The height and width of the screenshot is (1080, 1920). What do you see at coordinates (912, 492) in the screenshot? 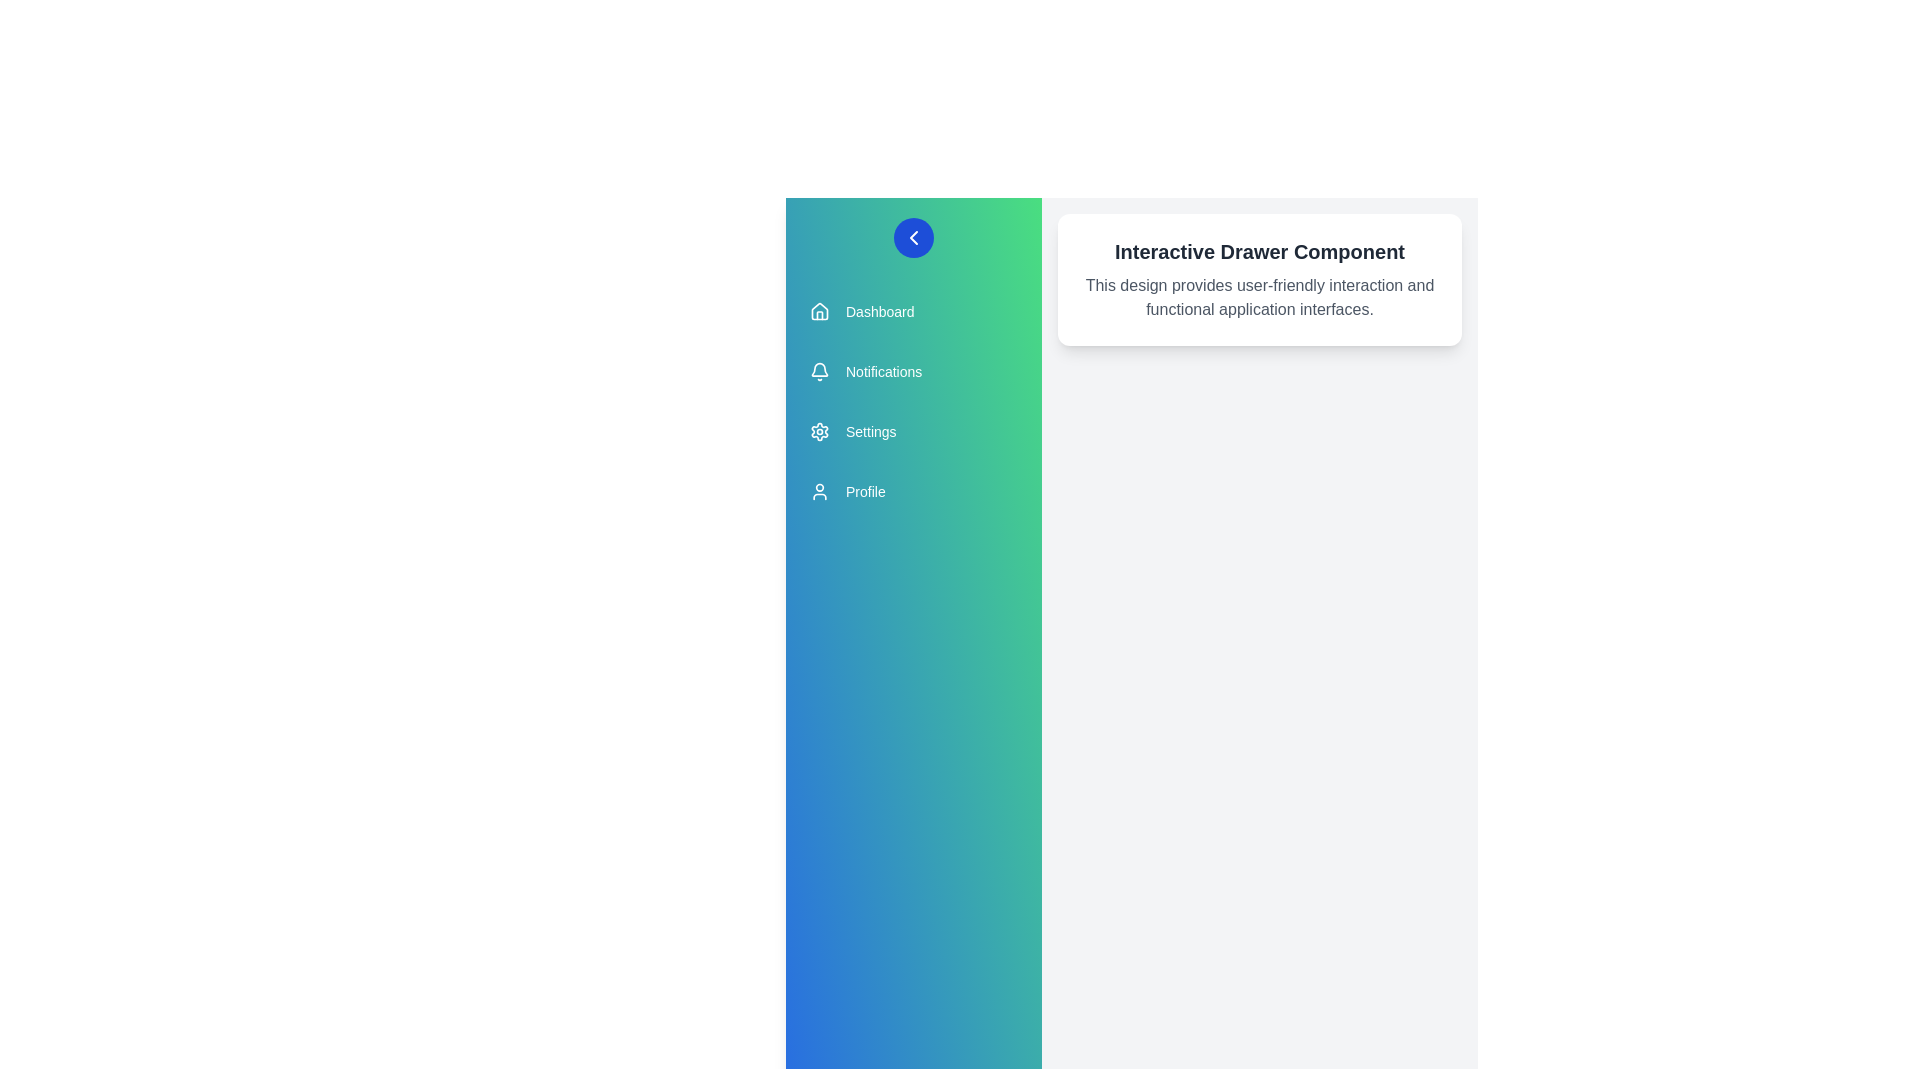
I see `the menu item Profile to observe the hover effect` at bounding box center [912, 492].